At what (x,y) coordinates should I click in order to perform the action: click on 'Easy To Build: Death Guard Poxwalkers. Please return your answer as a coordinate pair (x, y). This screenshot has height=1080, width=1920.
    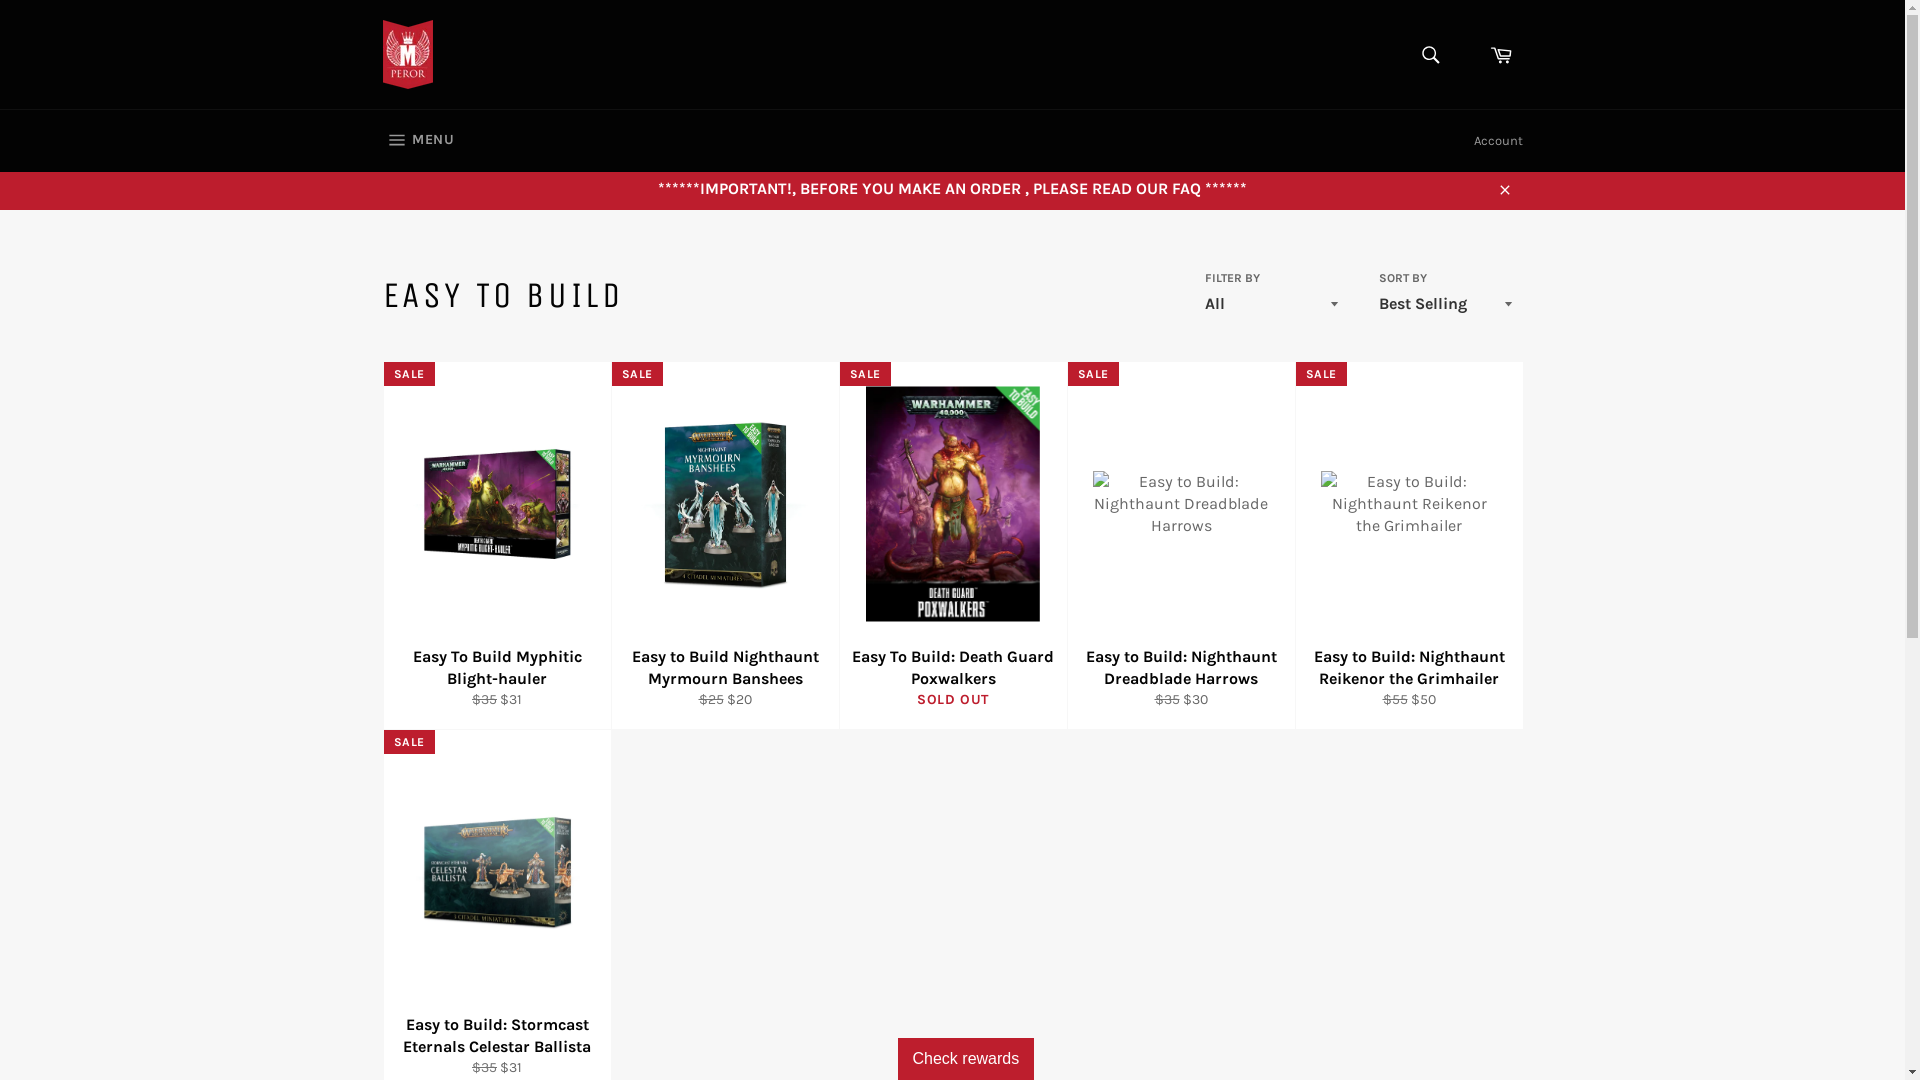
    Looking at the image, I should click on (950, 546).